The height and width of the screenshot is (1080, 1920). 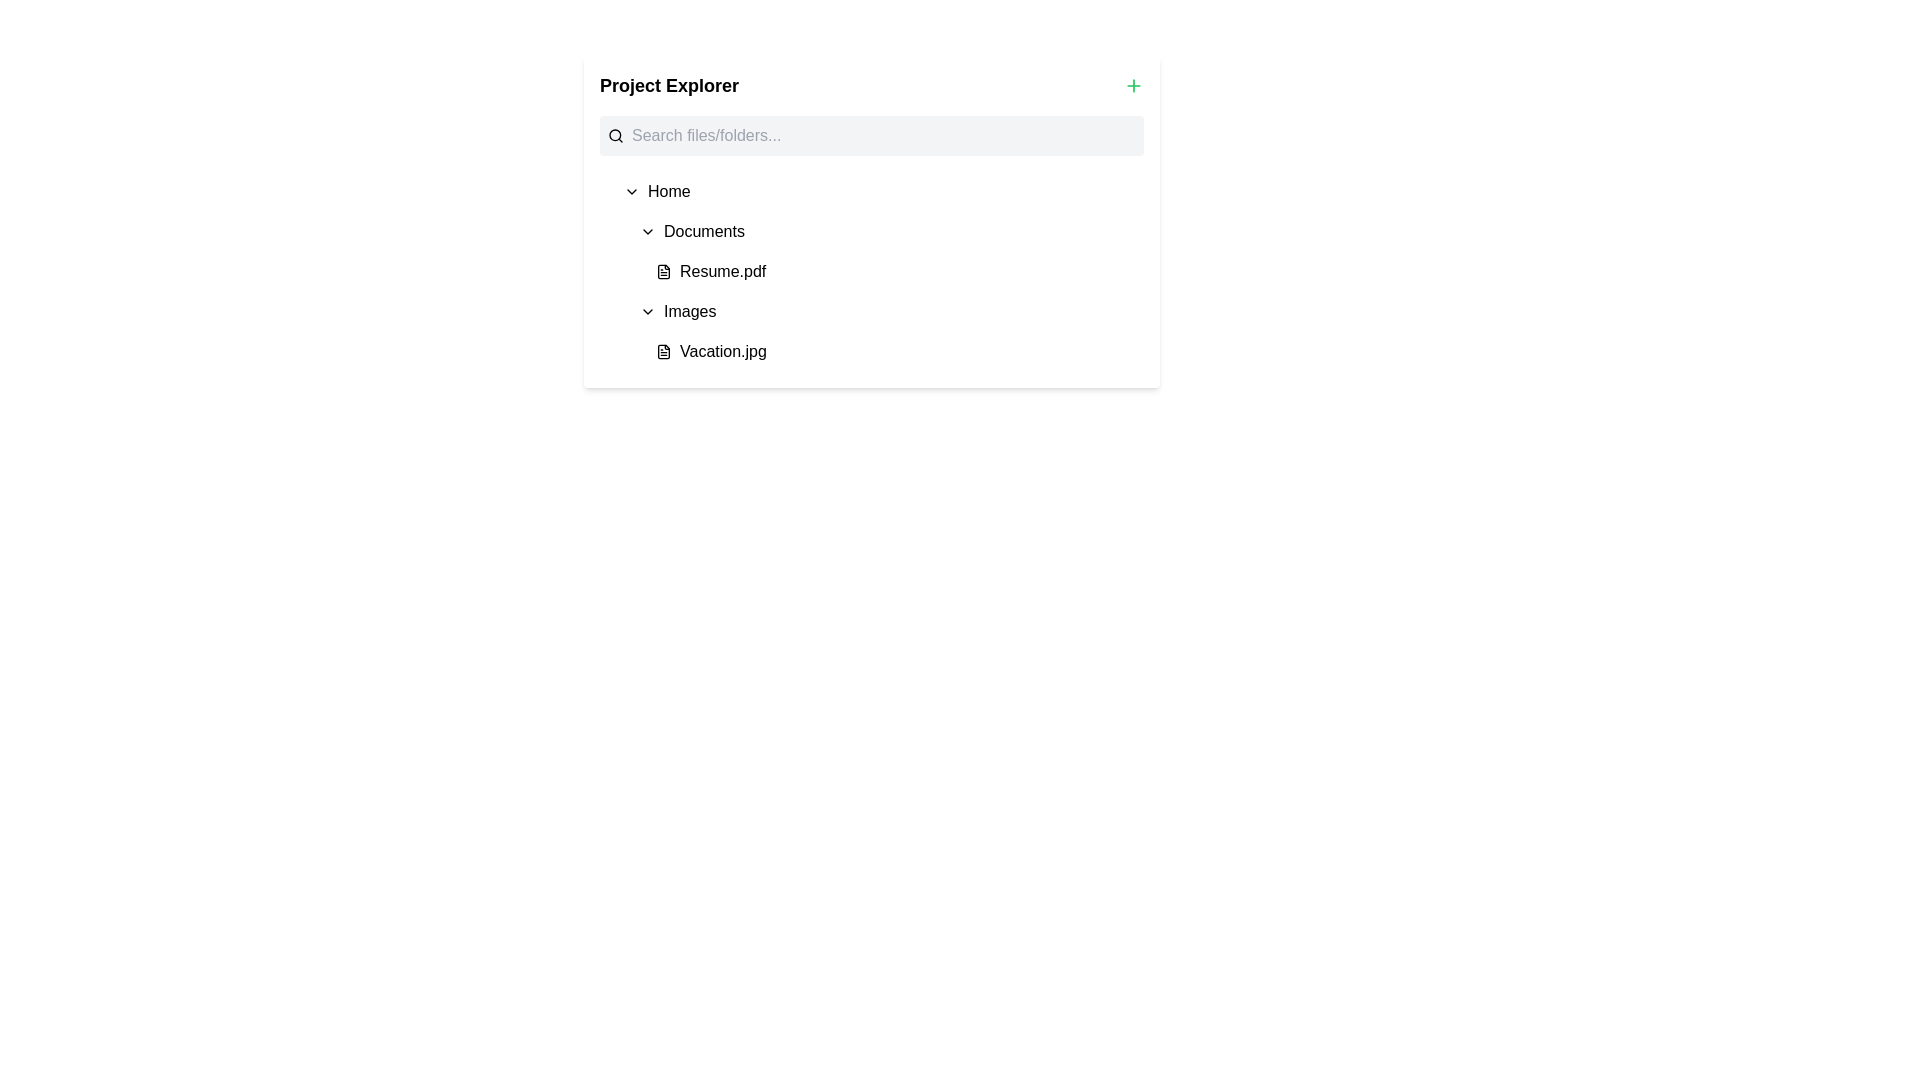 I want to click on the small green plus icon located at the top-right corner of the 'Project Explorer' section, so click(x=1133, y=84).